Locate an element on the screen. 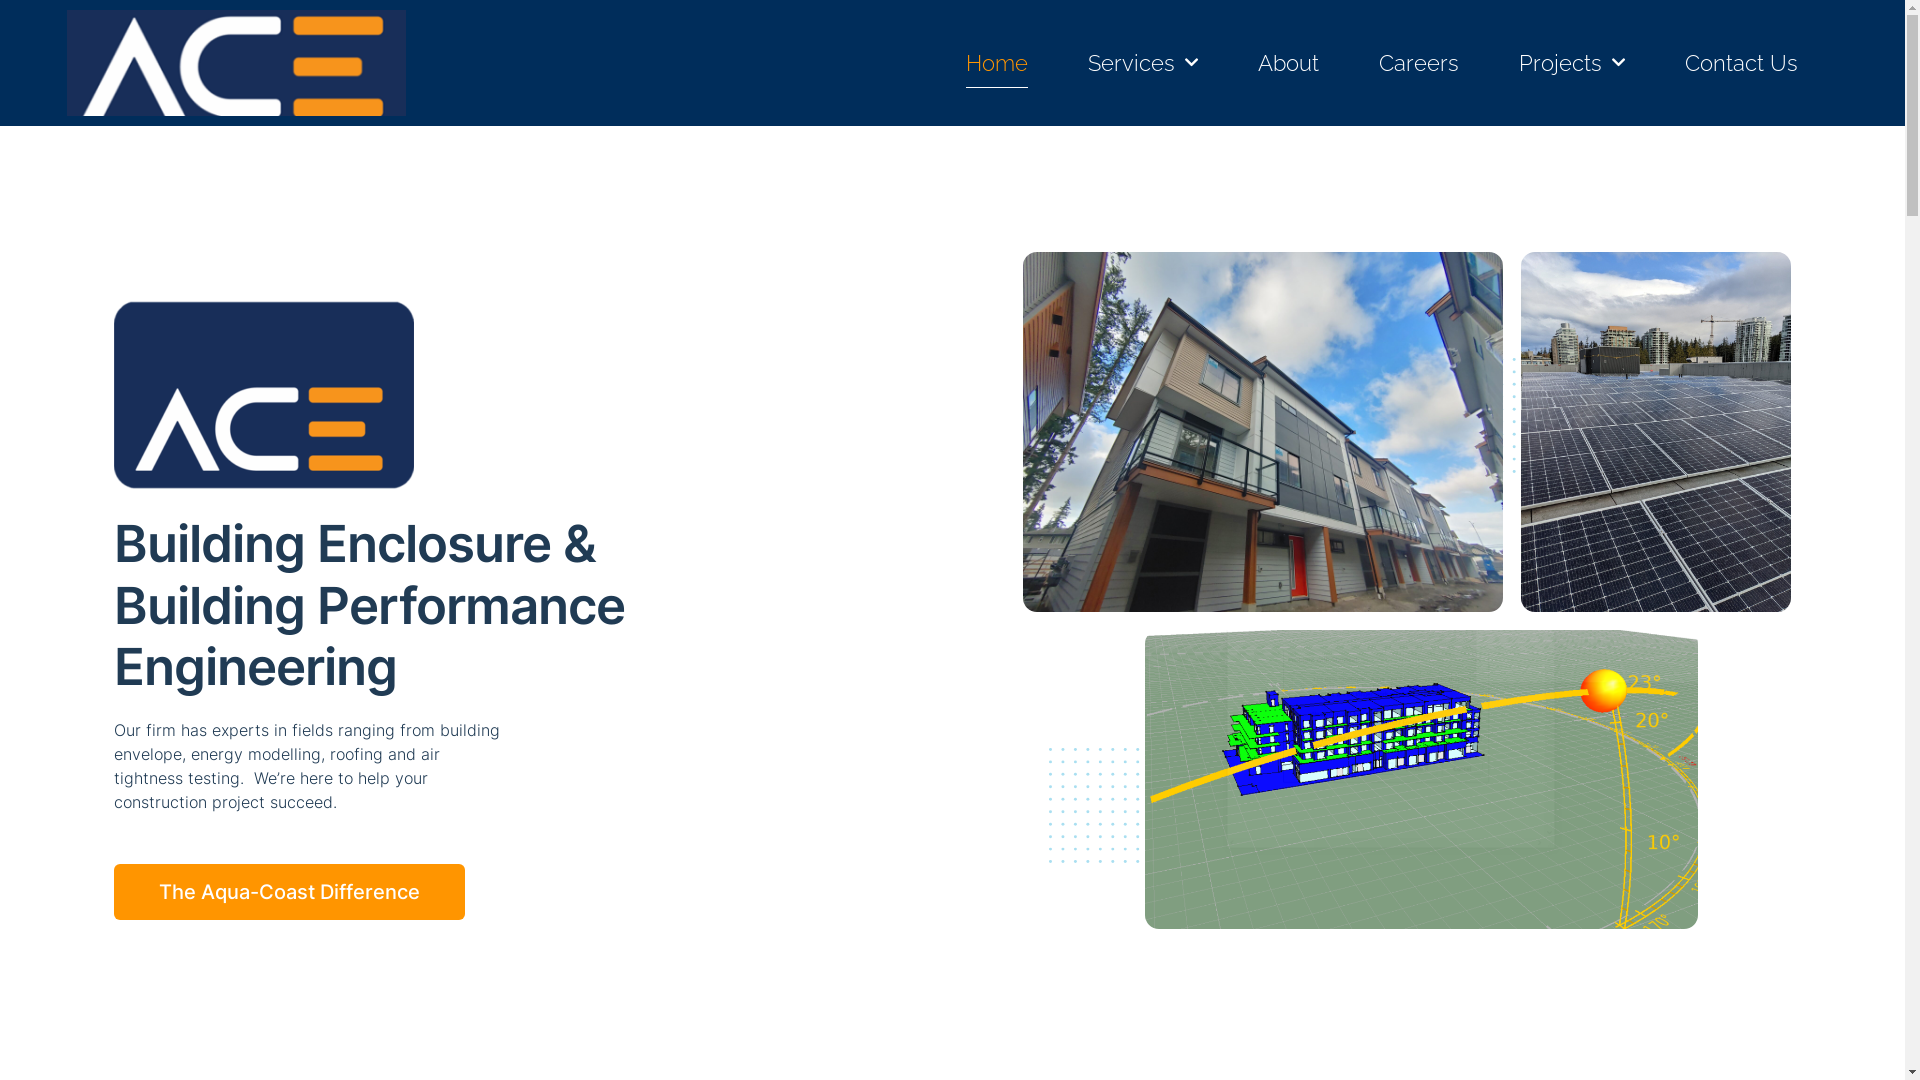 Image resolution: width=1920 pixels, height=1080 pixels. 'Careers' is located at coordinates (1418, 61).